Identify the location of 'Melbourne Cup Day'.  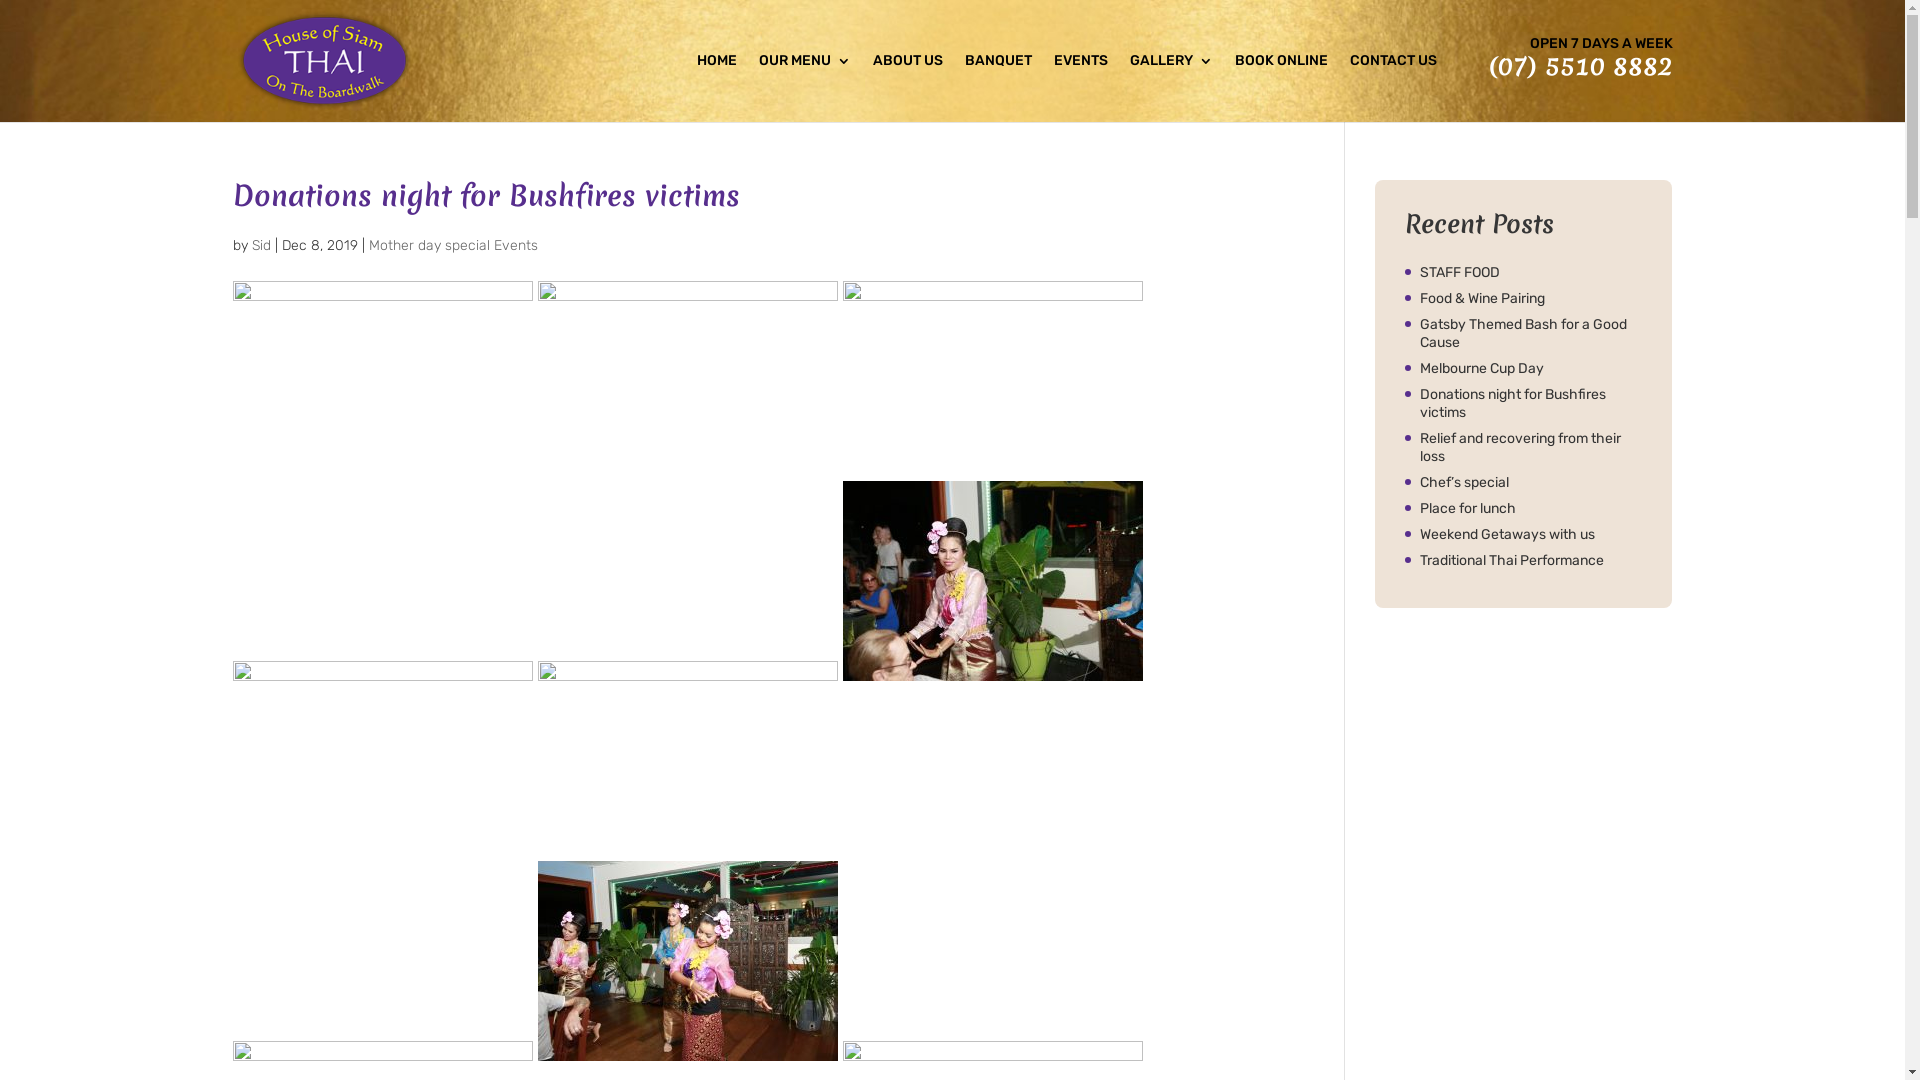
(1530, 369).